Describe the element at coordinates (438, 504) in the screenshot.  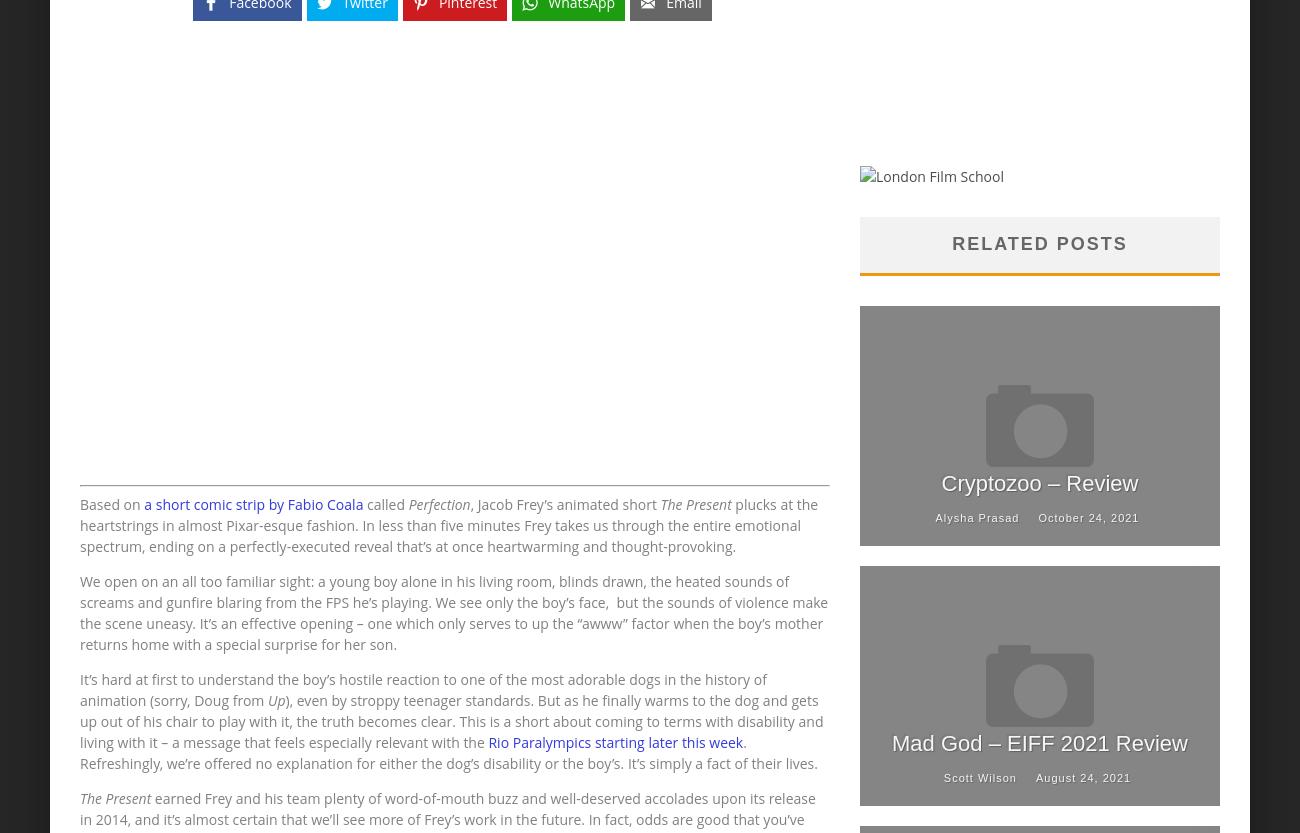
I see `'Perfection'` at that location.